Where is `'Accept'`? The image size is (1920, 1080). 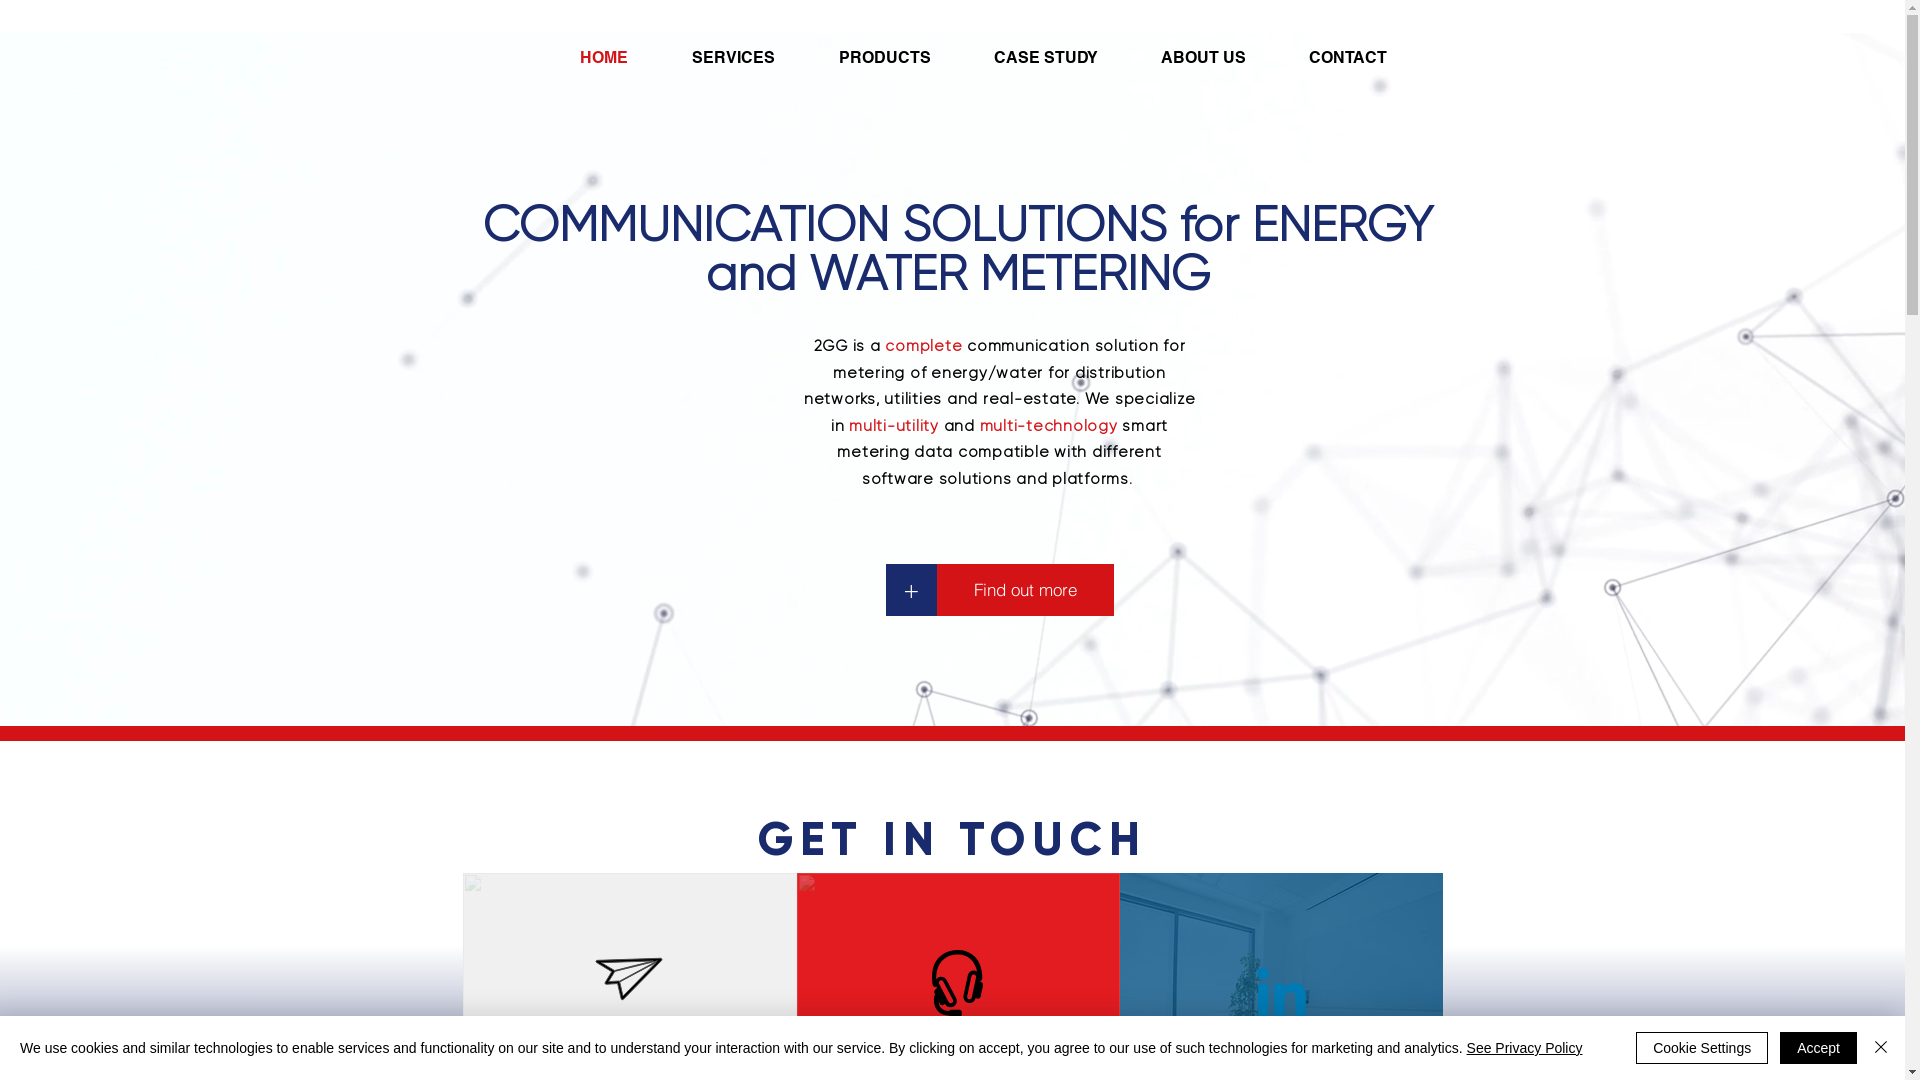
'Accept' is located at coordinates (1780, 1047).